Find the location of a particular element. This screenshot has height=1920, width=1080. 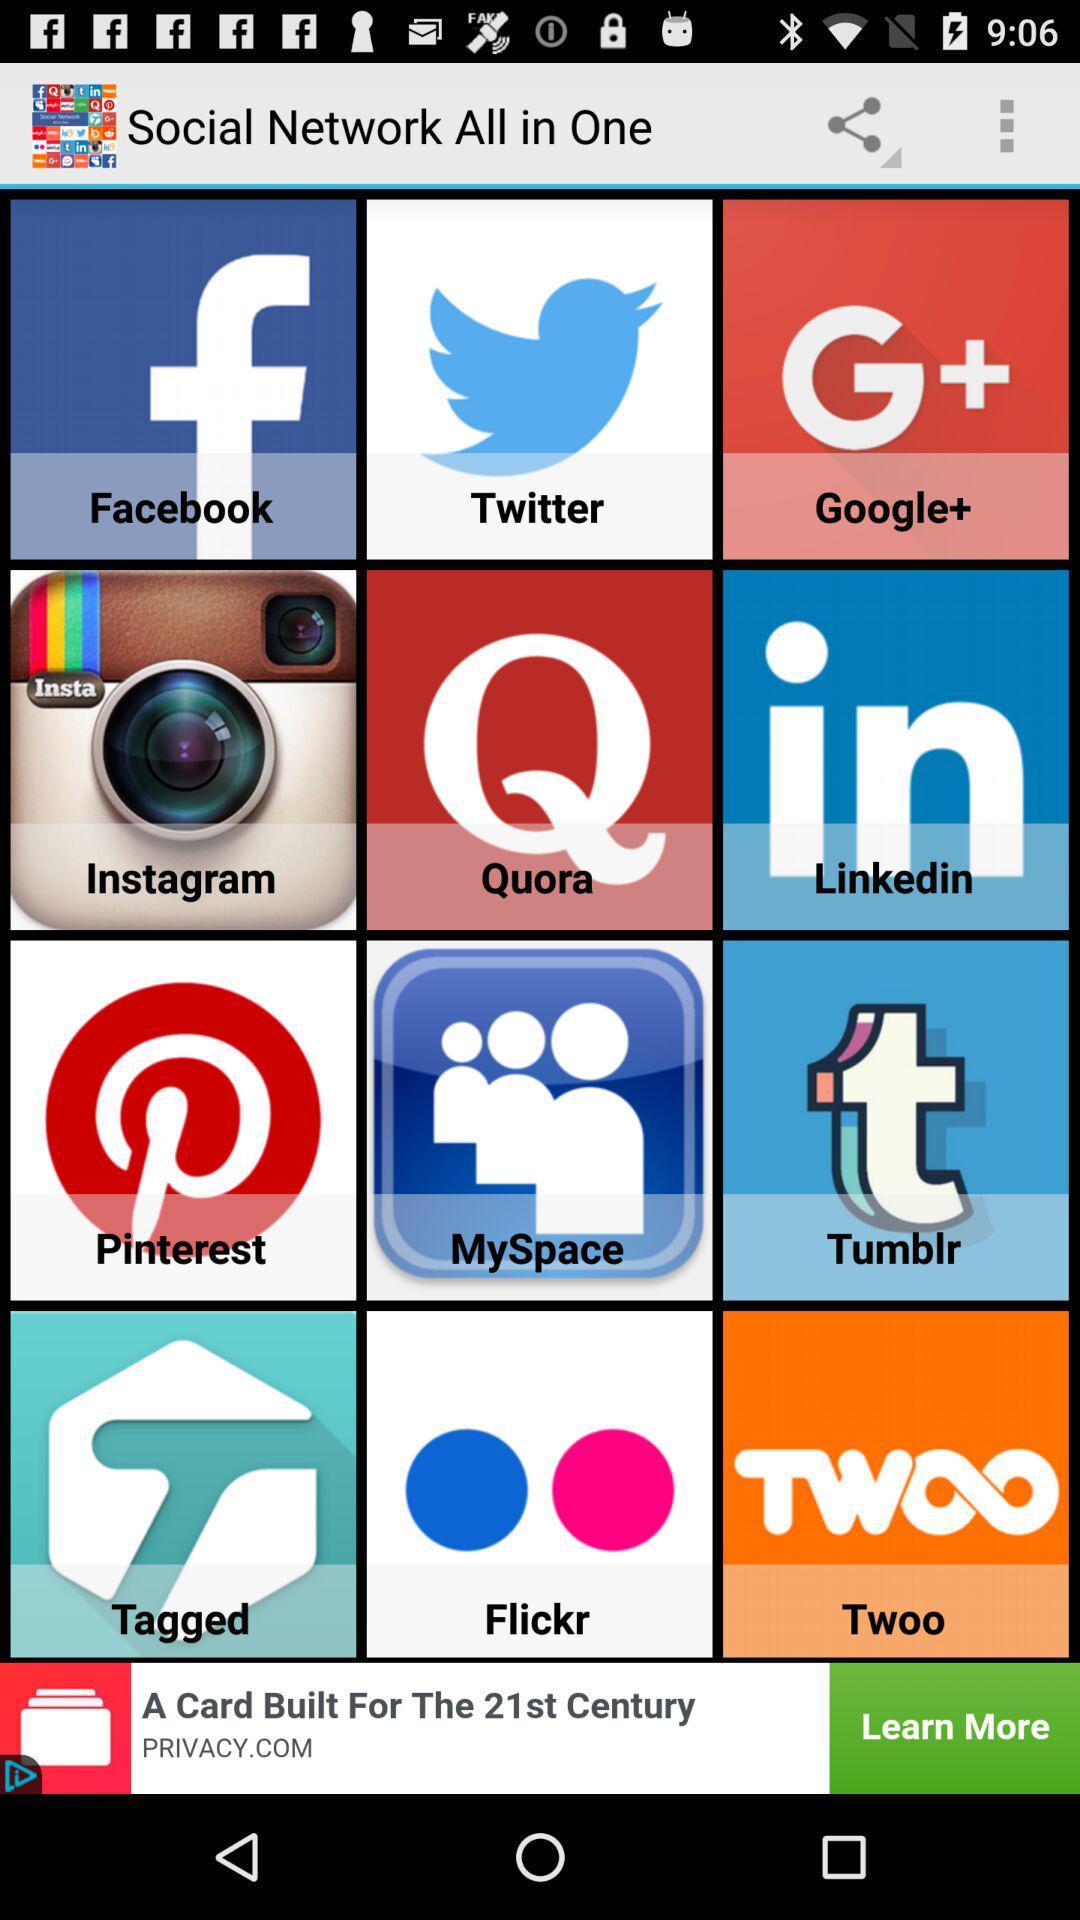

advertising is located at coordinates (540, 1727).